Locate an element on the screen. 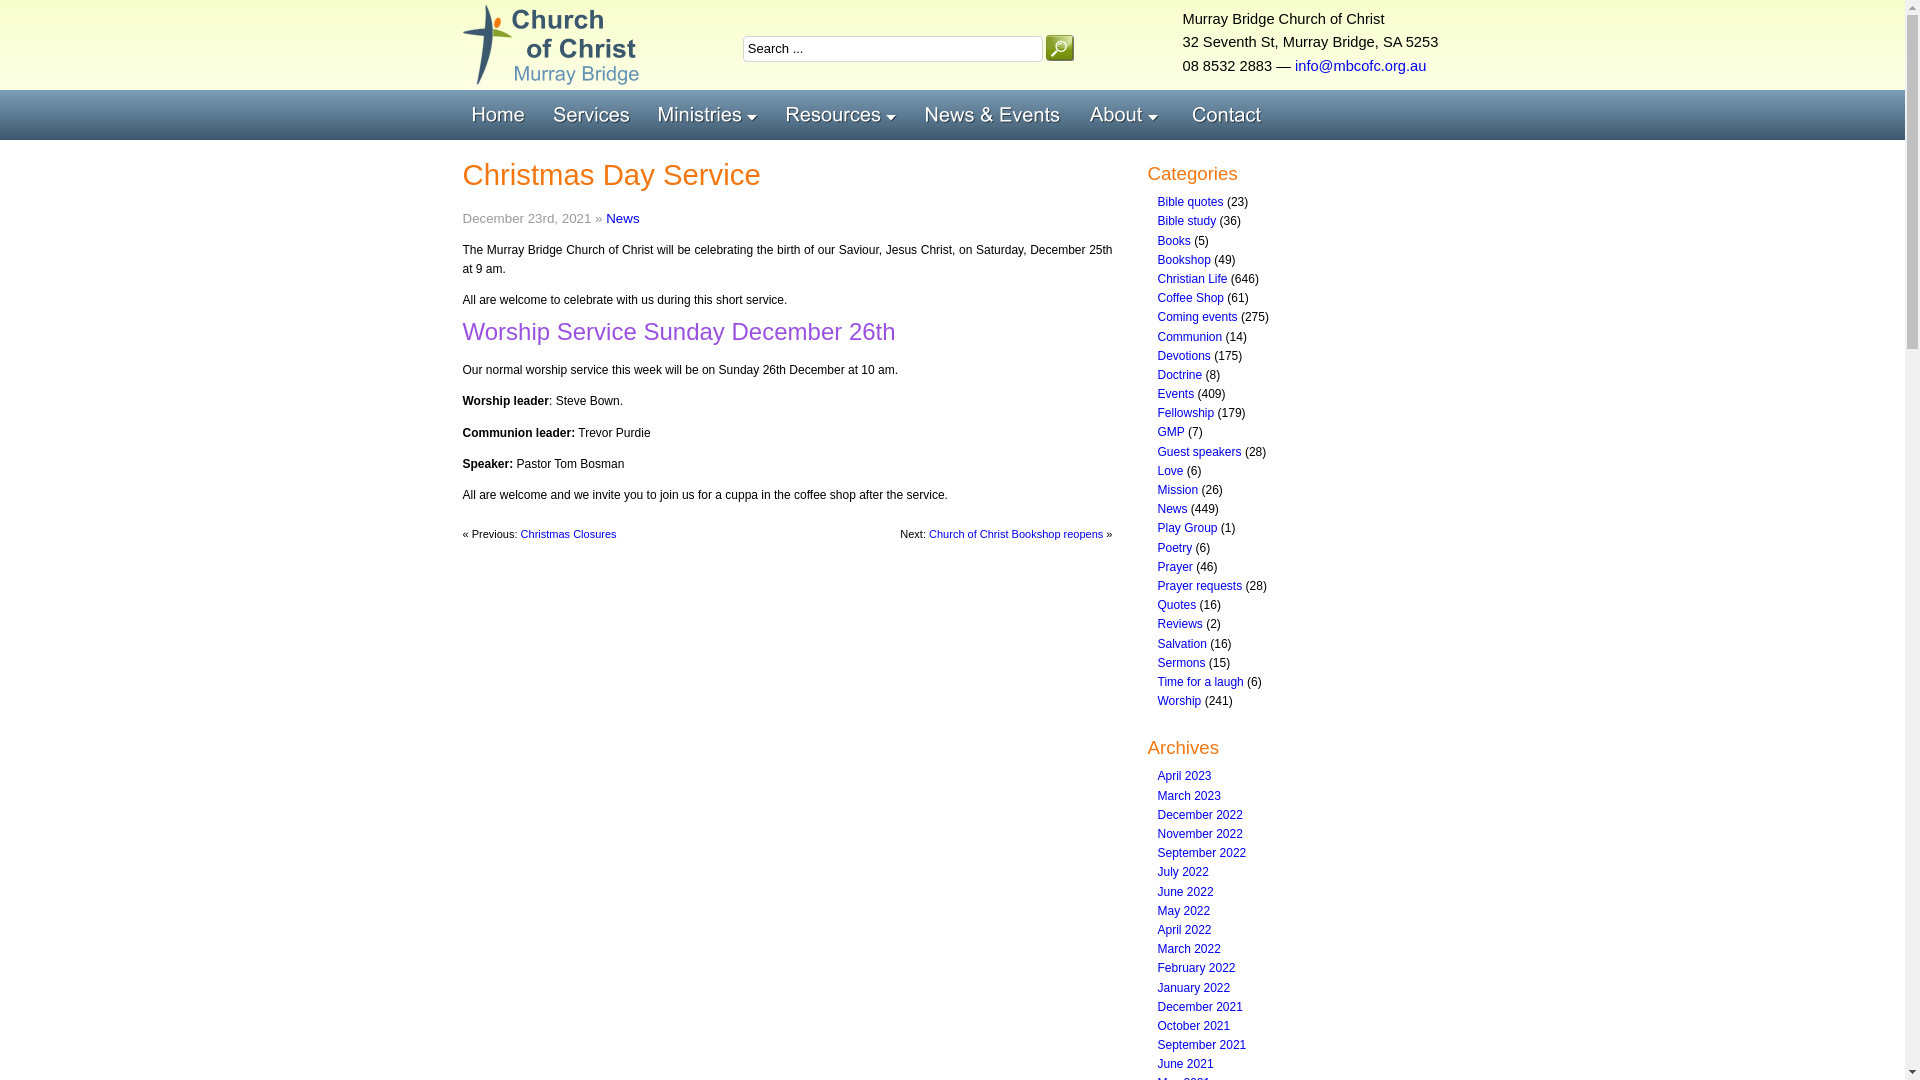 This screenshot has height=1080, width=1920. 'Home Page' is located at coordinates (502, 115).